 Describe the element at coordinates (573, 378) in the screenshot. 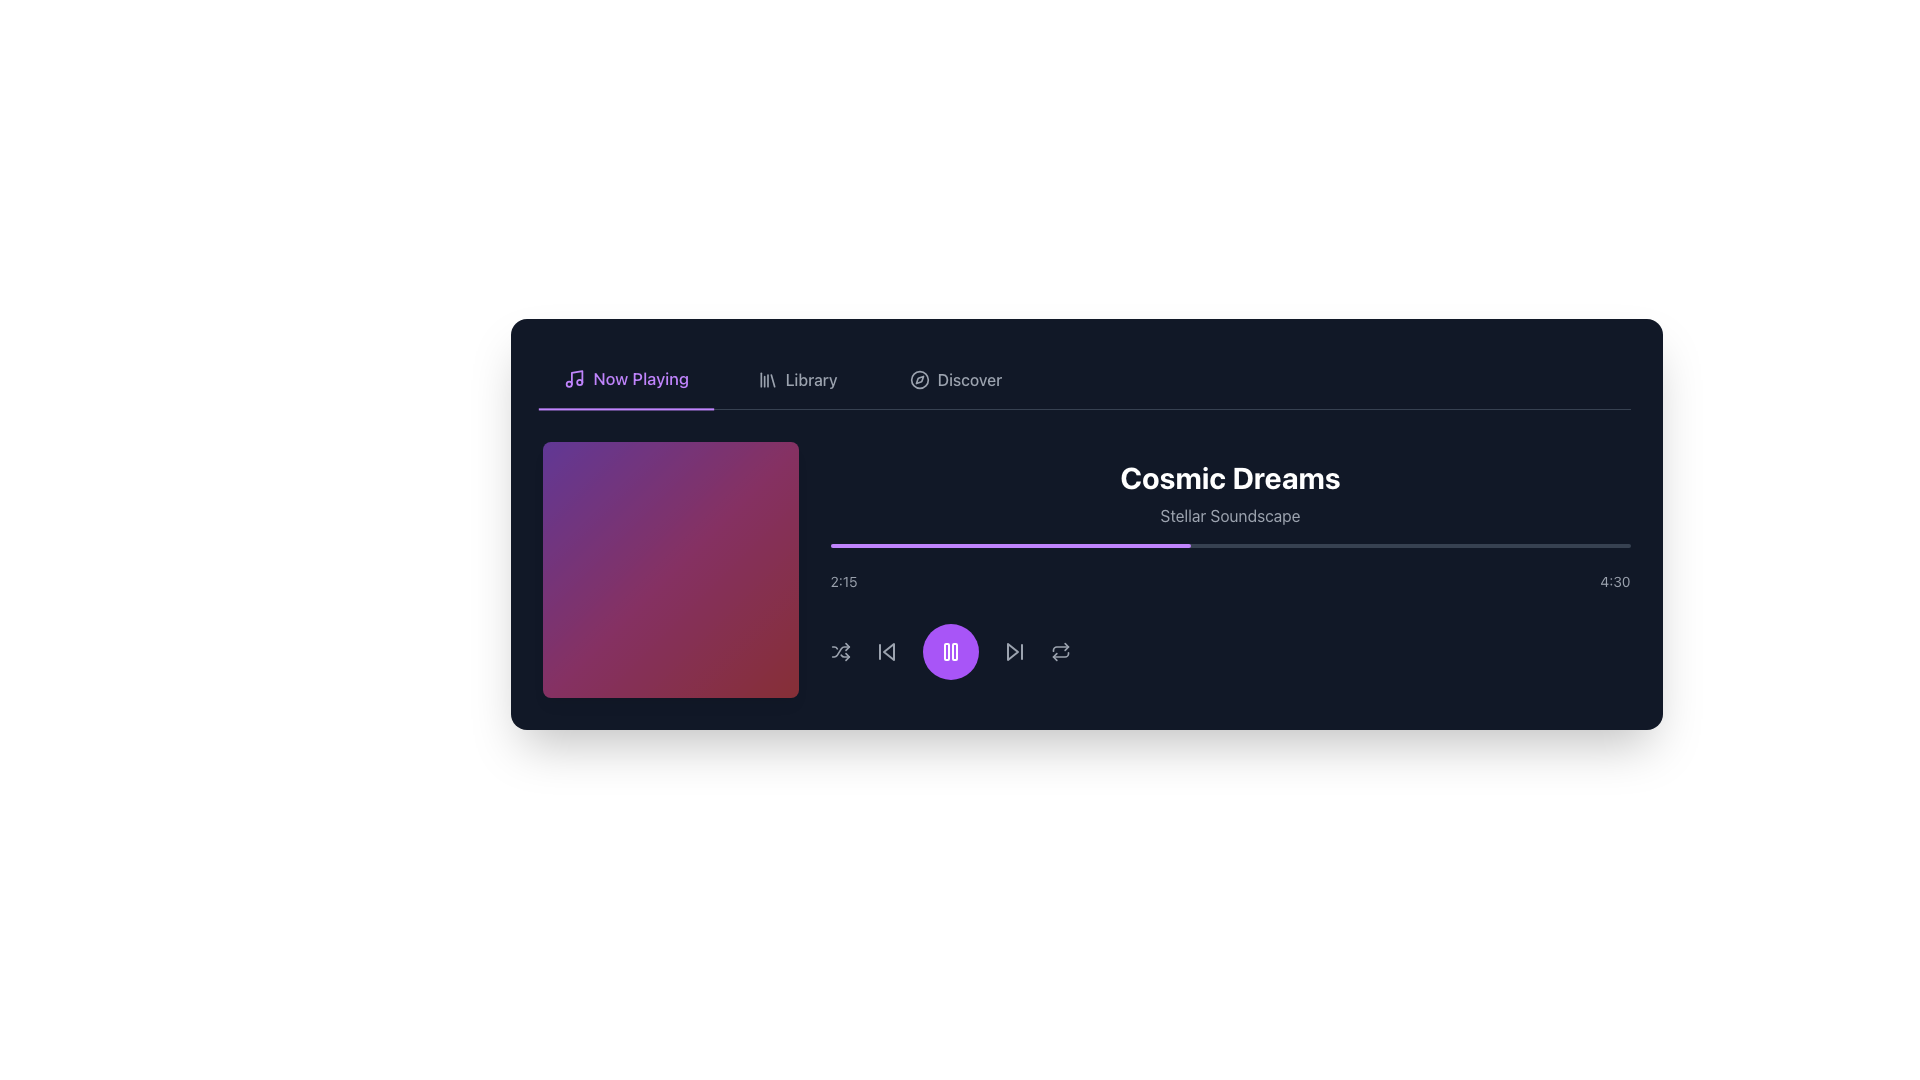

I see `the musical note icon located to the left of the 'Now Playing' text in the header section for navigation or interaction` at that location.